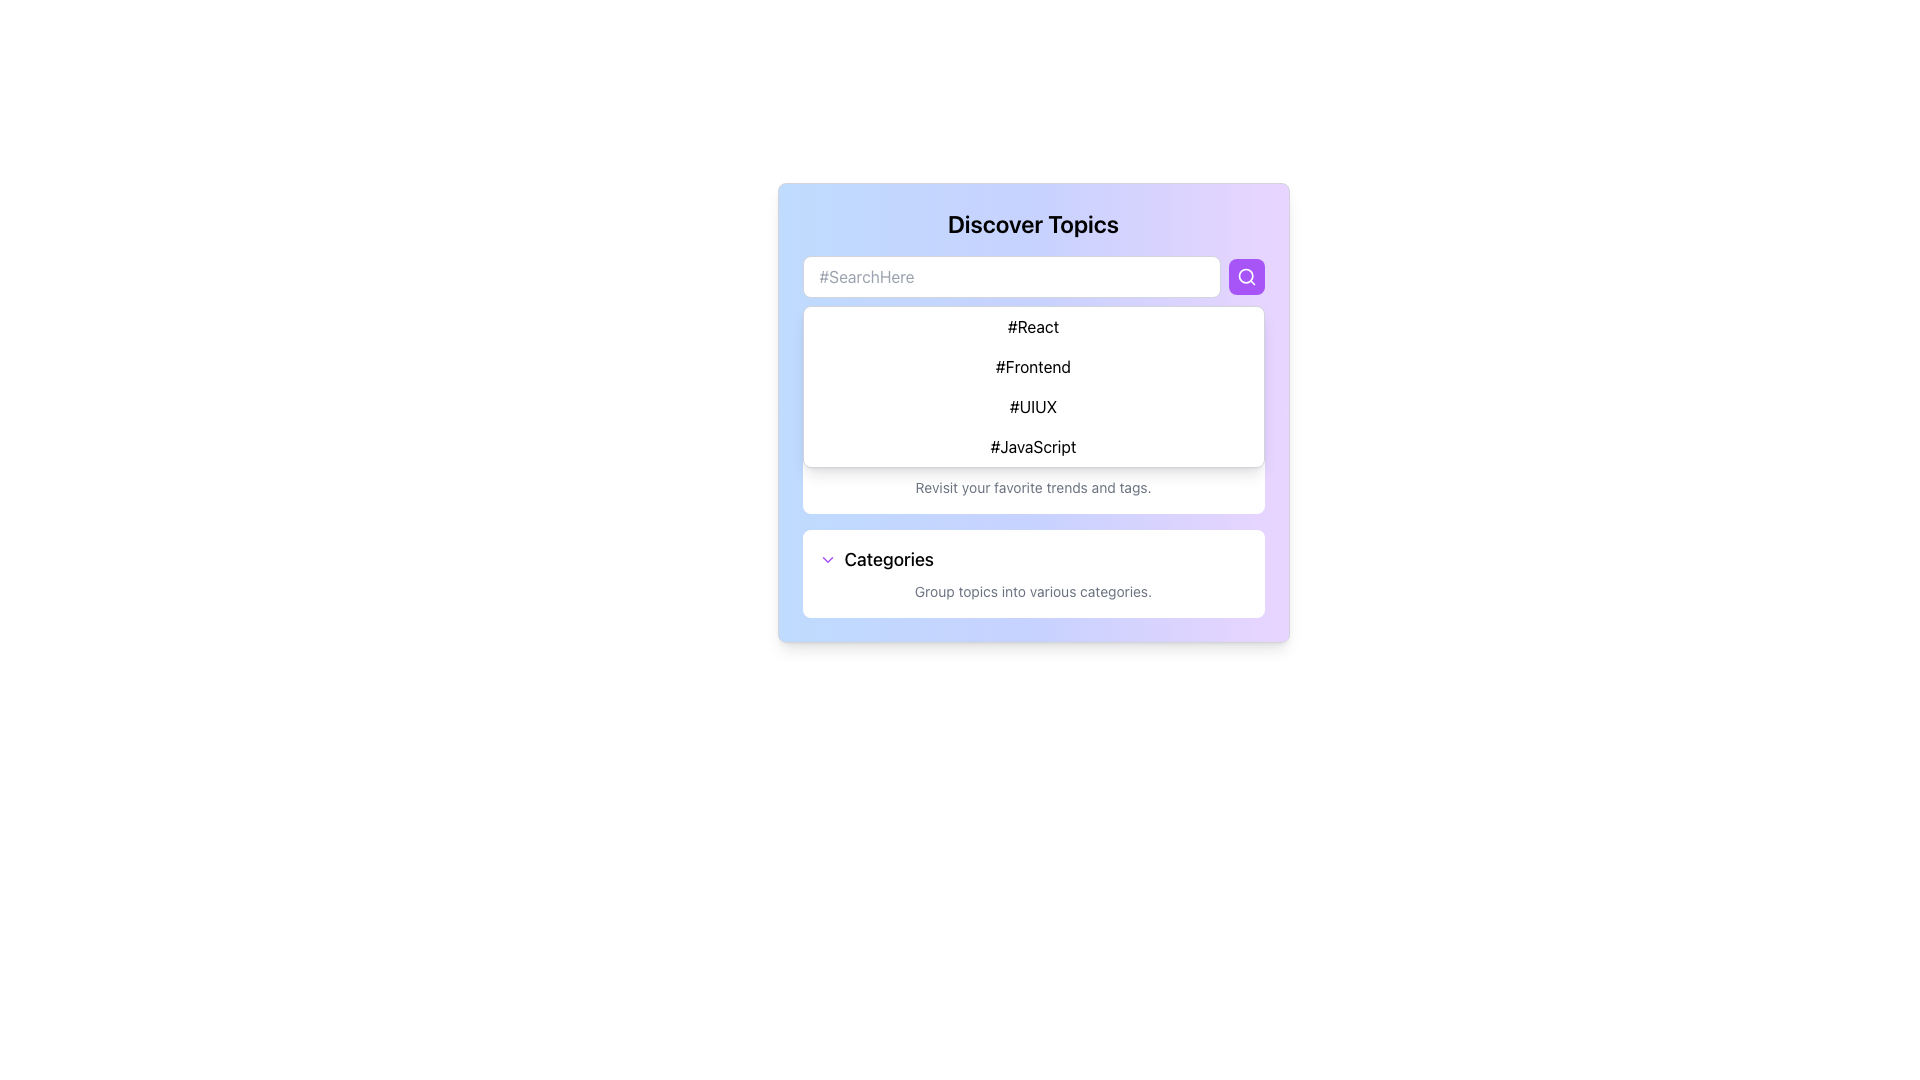 This screenshot has height=1080, width=1920. Describe the element at coordinates (1033, 590) in the screenshot. I see `the Static Text element displaying 'Group topics into various categories.' located below the 'Categories' header` at that location.